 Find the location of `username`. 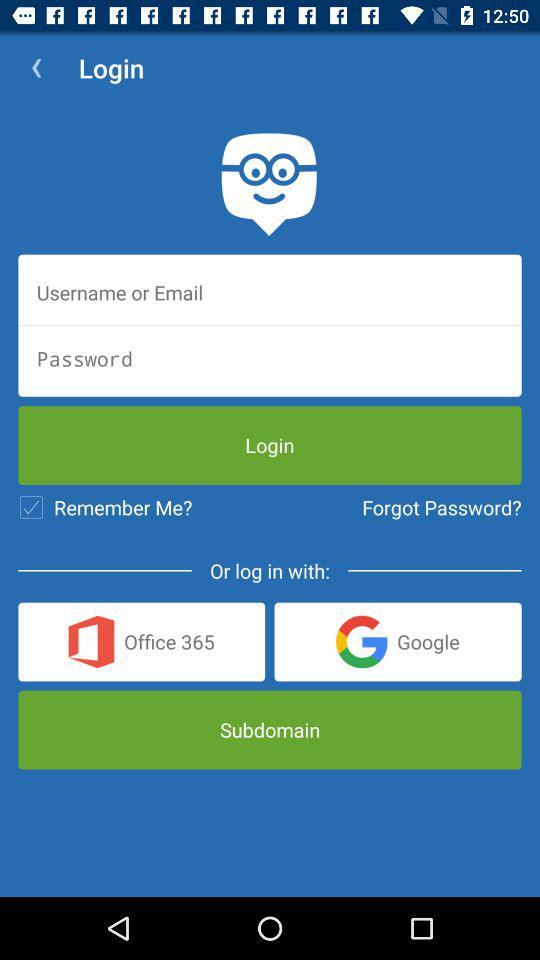

username is located at coordinates (270, 291).